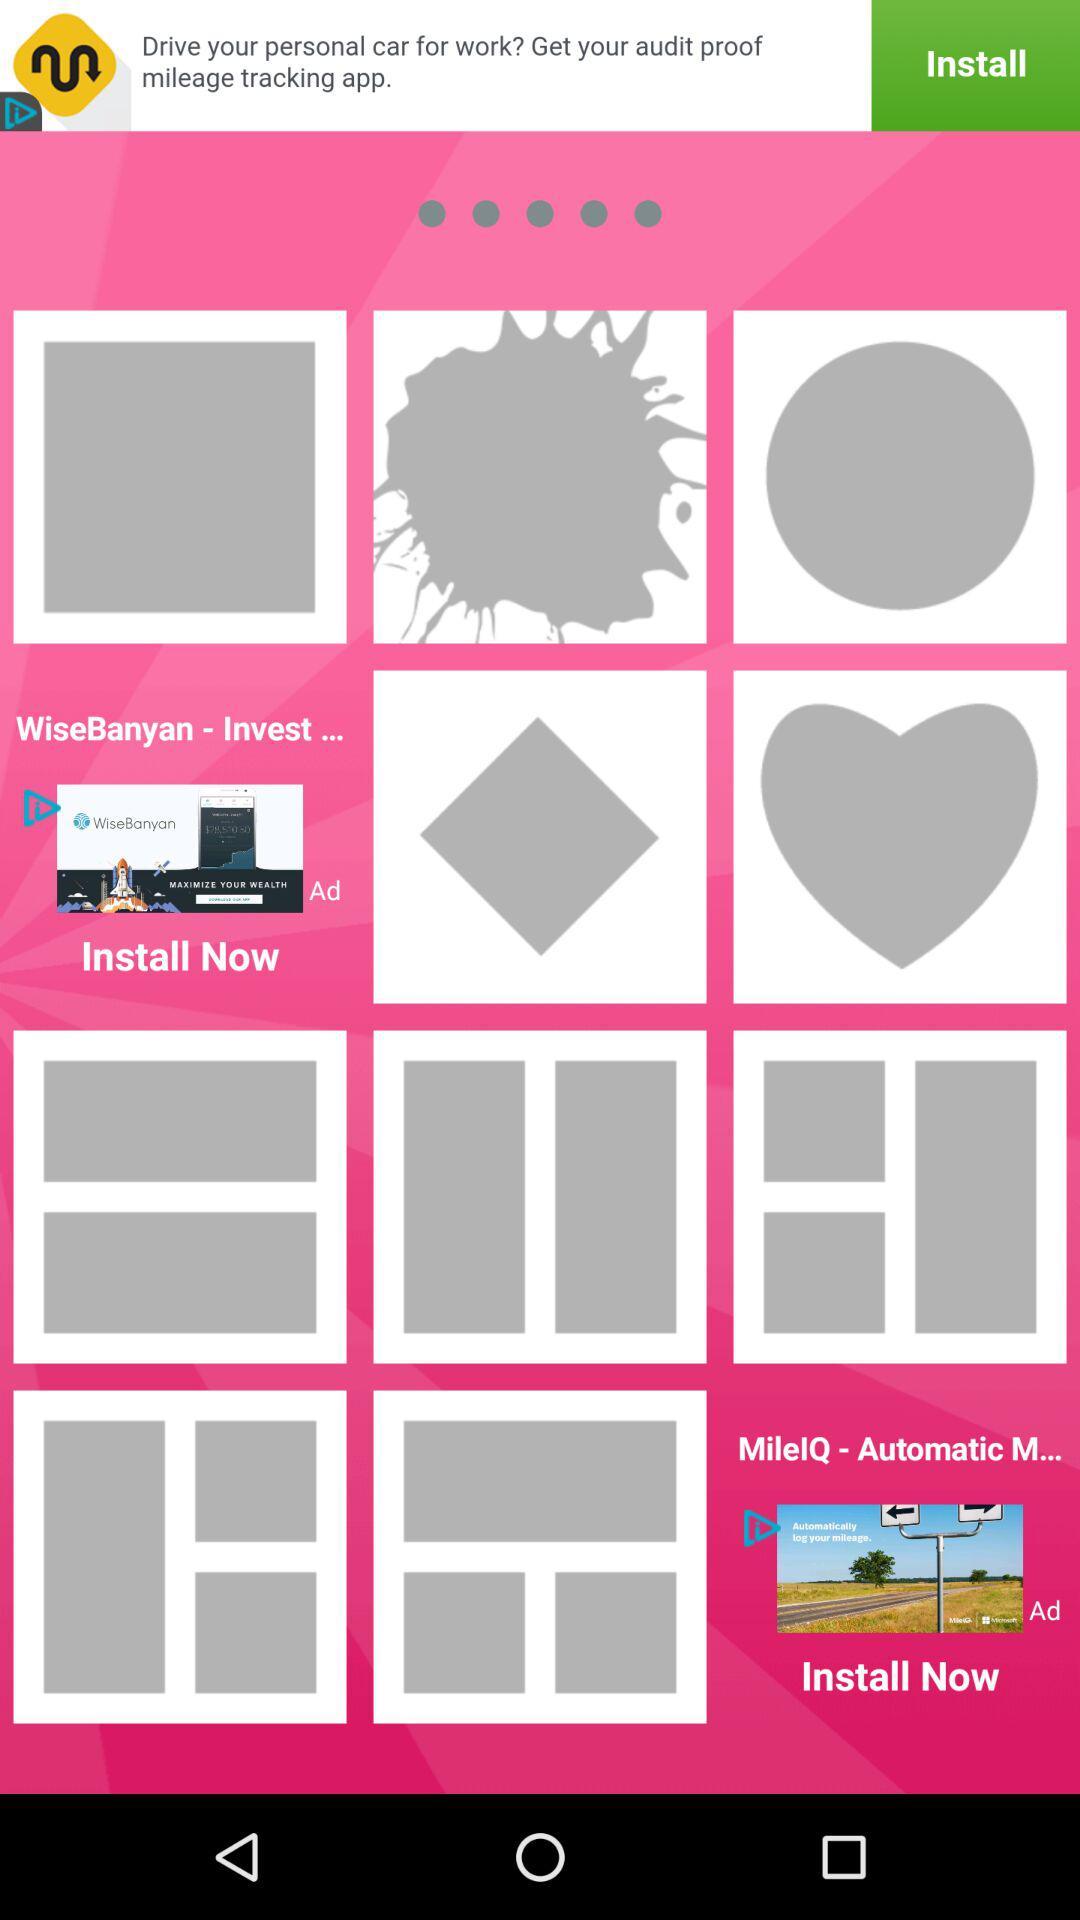 The height and width of the screenshot is (1920, 1080). Describe the element at coordinates (540, 65) in the screenshot. I see `an advertisement` at that location.